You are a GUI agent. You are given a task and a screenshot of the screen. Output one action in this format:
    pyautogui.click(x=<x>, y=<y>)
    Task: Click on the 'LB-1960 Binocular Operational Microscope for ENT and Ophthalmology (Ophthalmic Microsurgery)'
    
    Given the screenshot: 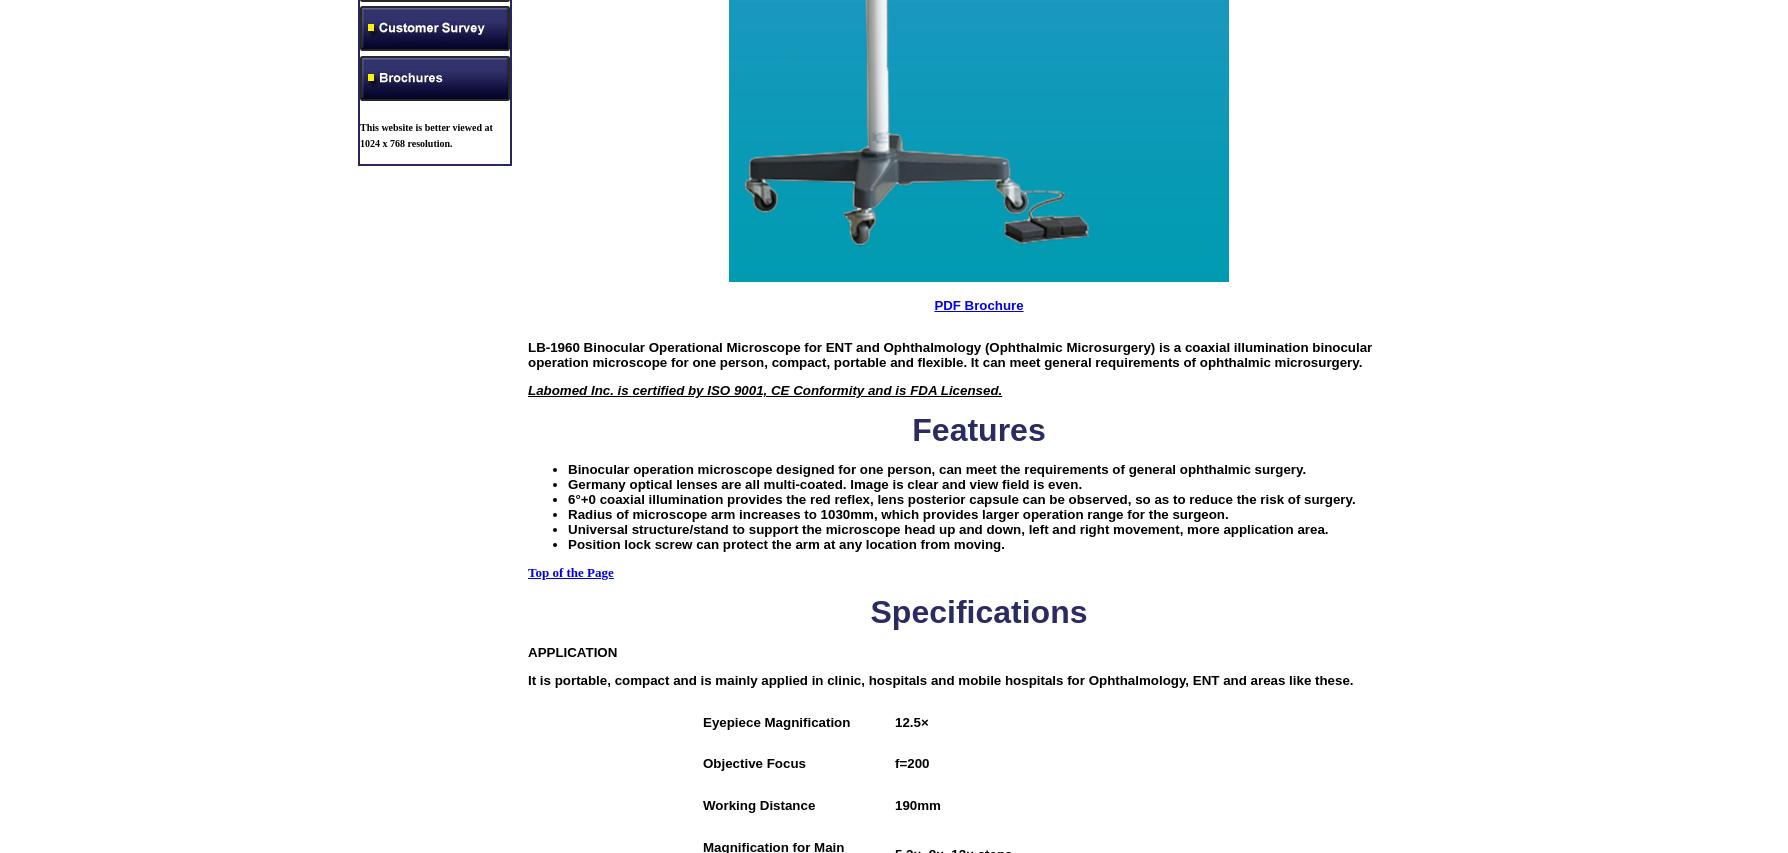 What is the action you would take?
    pyautogui.click(x=840, y=346)
    